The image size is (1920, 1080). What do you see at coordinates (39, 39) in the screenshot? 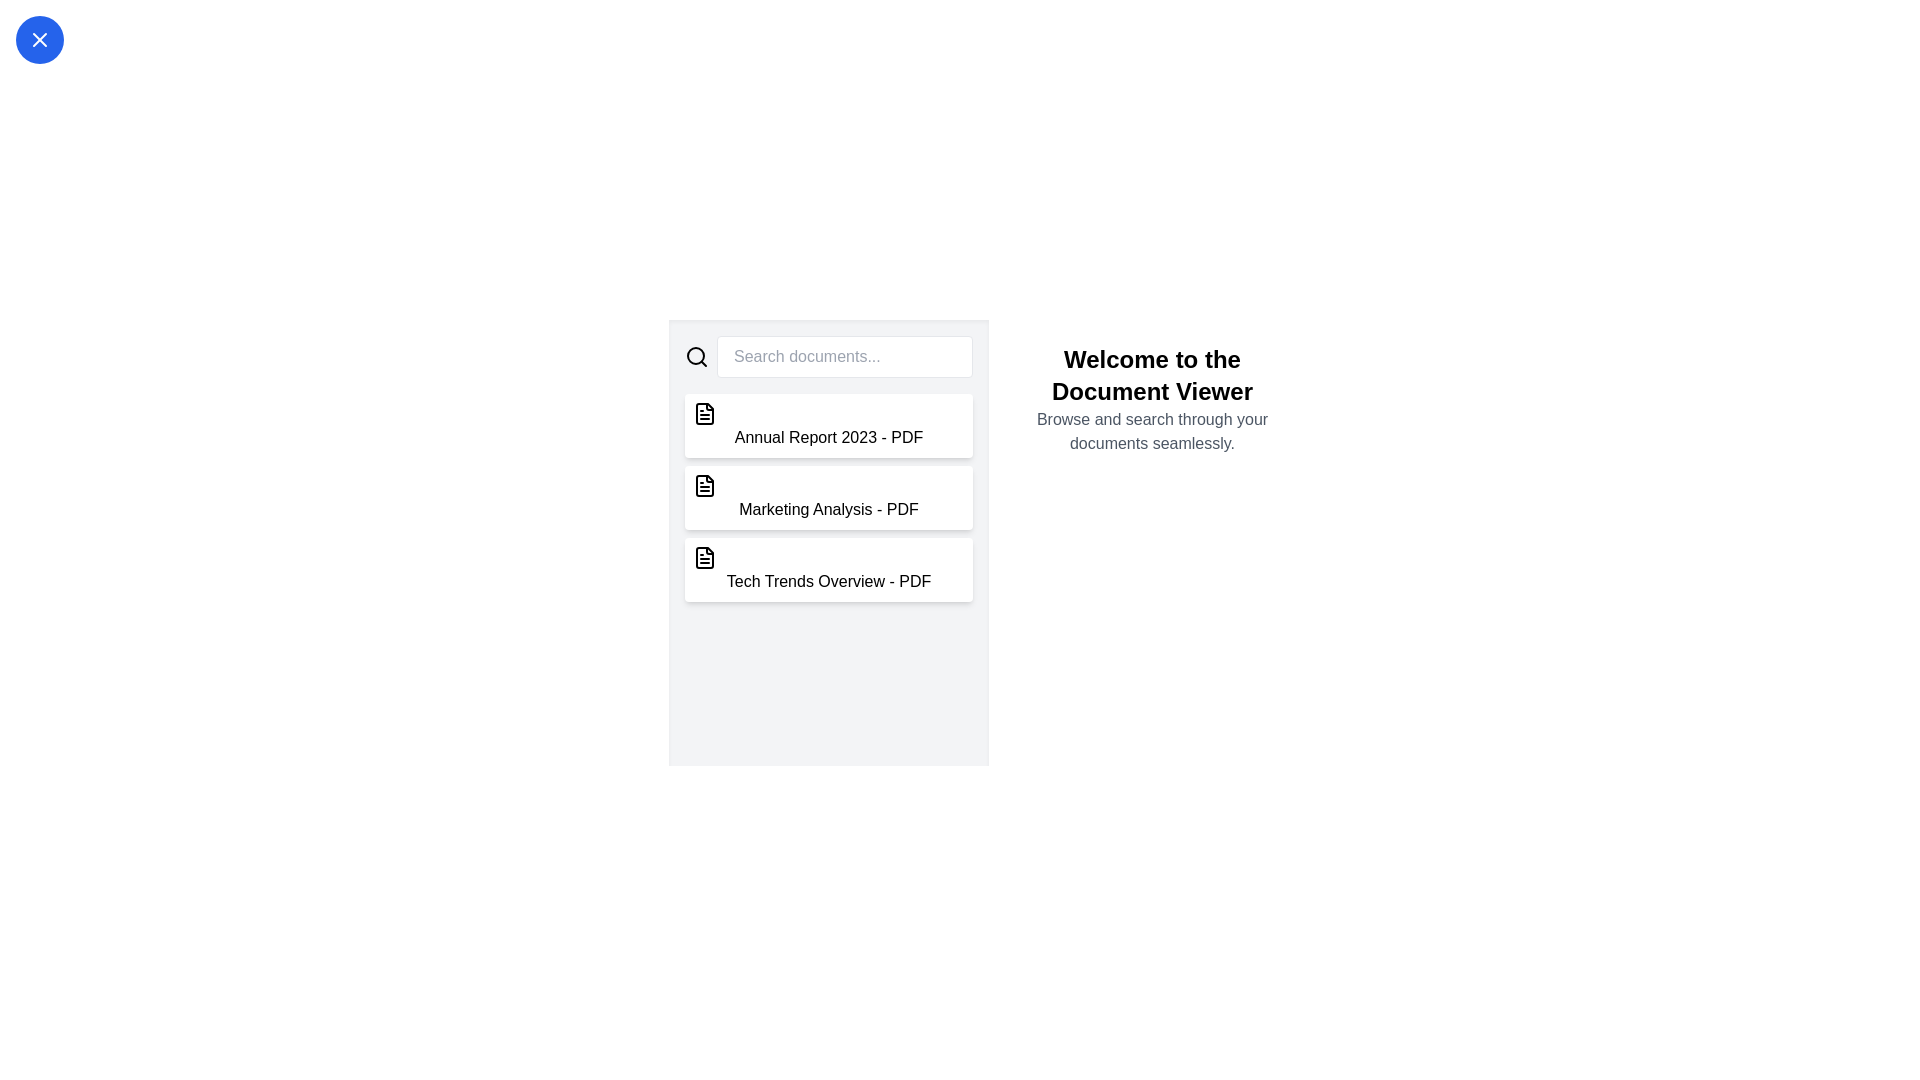
I see `the button to toggle the drawer visibility` at bounding box center [39, 39].